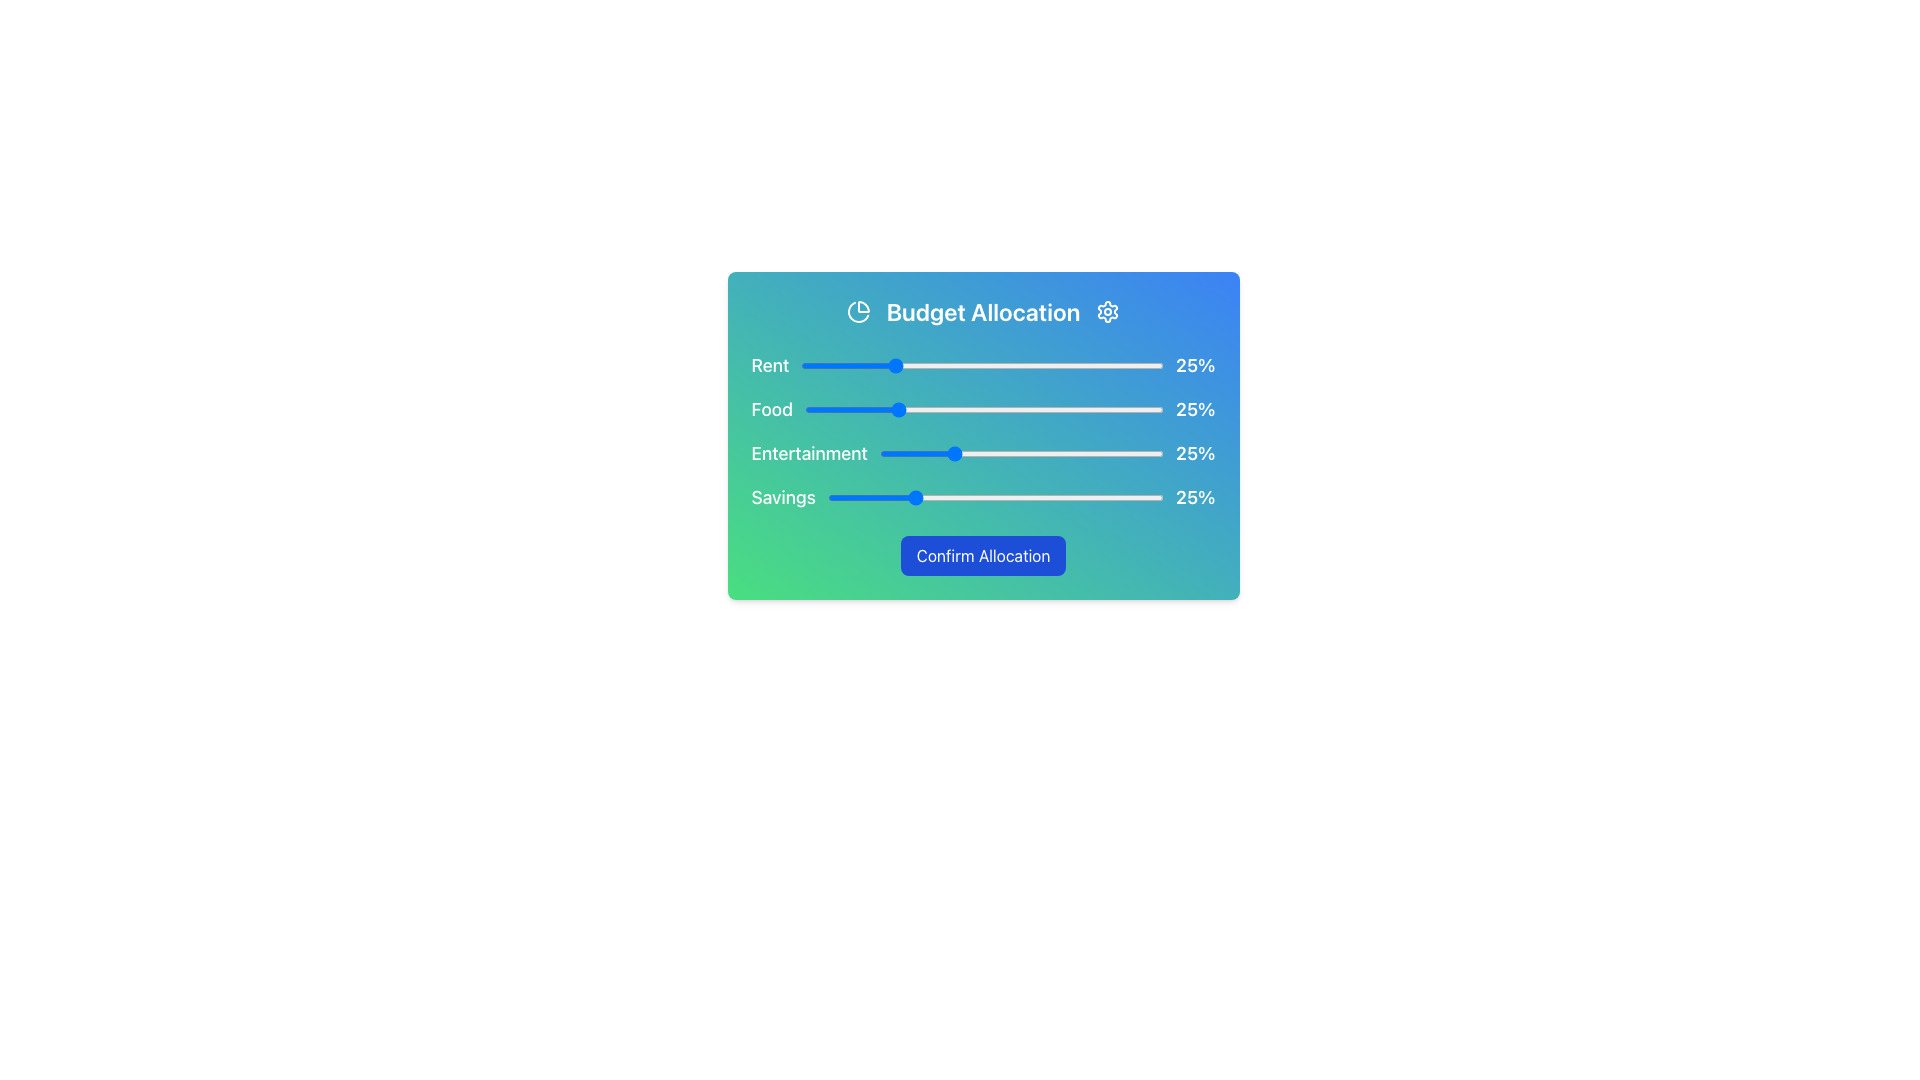  I want to click on the slider, so click(1069, 408).